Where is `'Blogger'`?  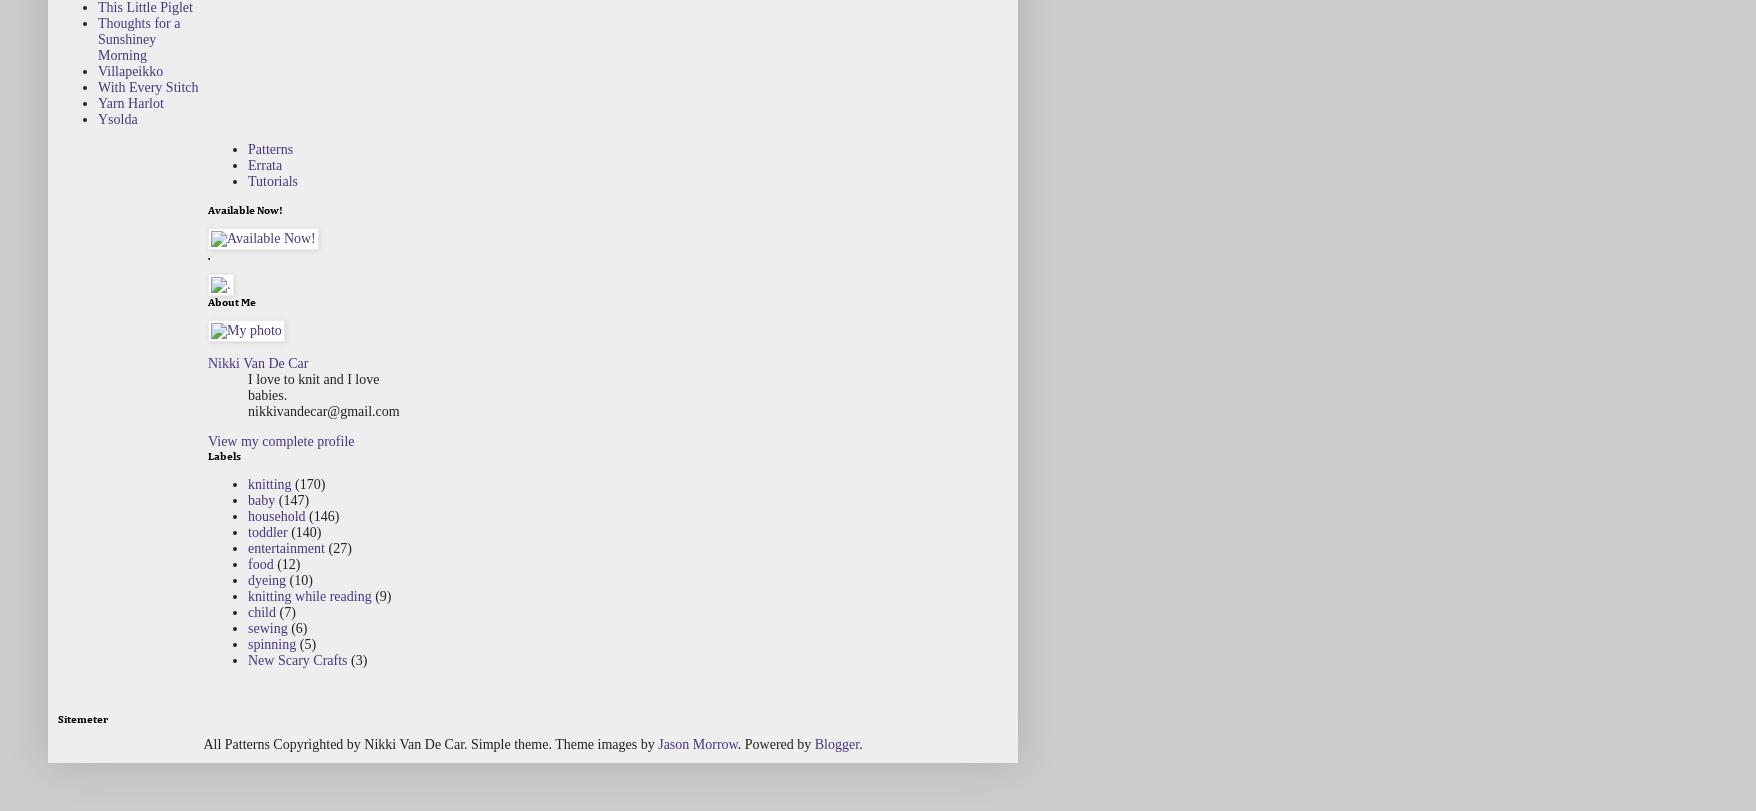
'Blogger' is located at coordinates (813, 742).